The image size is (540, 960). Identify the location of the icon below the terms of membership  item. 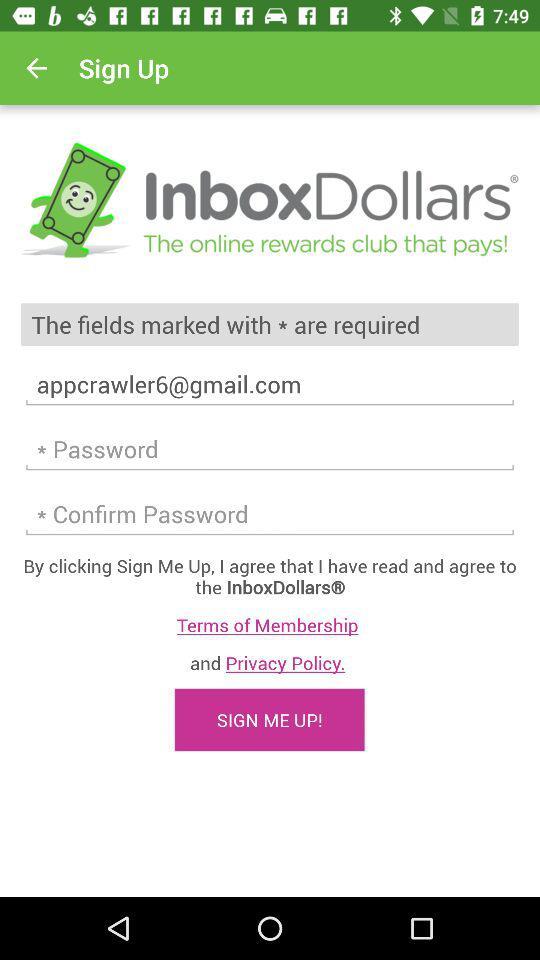
(270, 662).